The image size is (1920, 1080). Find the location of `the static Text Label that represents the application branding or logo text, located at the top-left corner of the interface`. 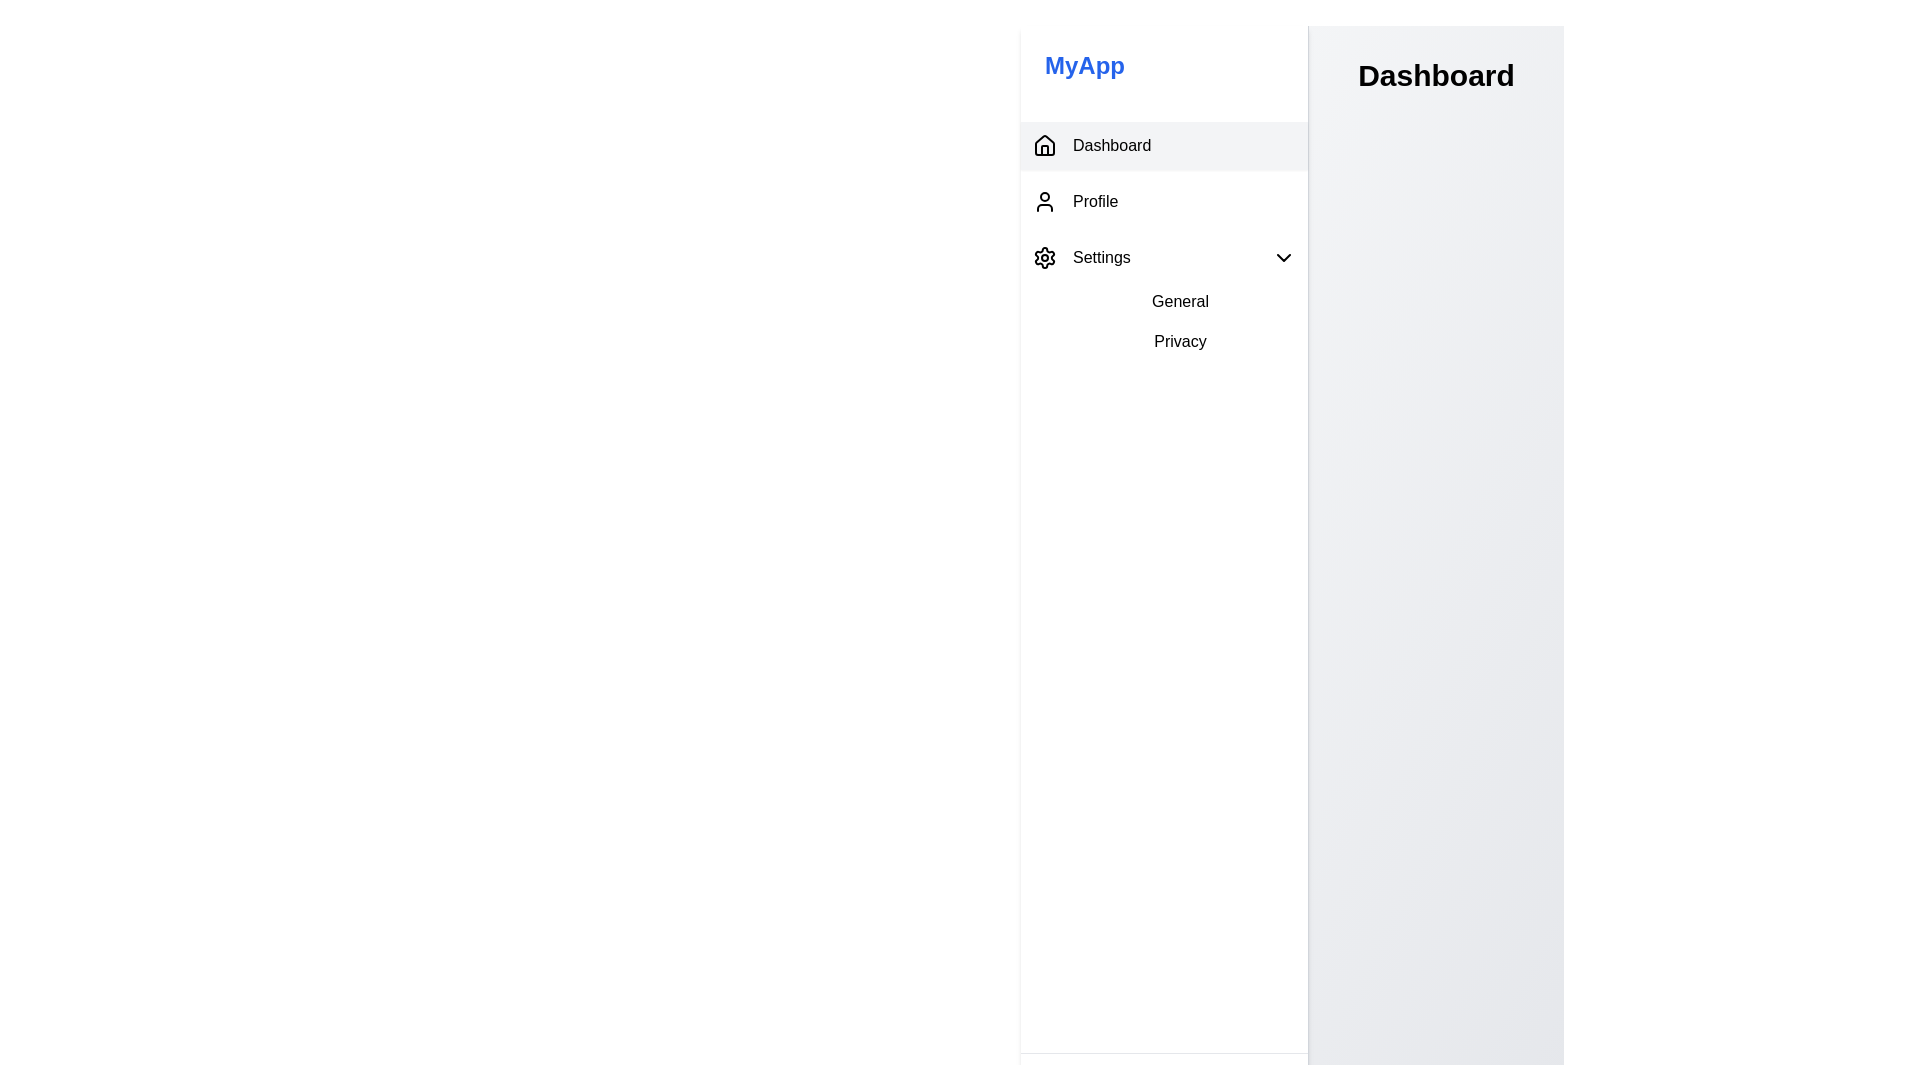

the static Text Label that represents the application branding or logo text, located at the top-left corner of the interface is located at coordinates (1083, 64).